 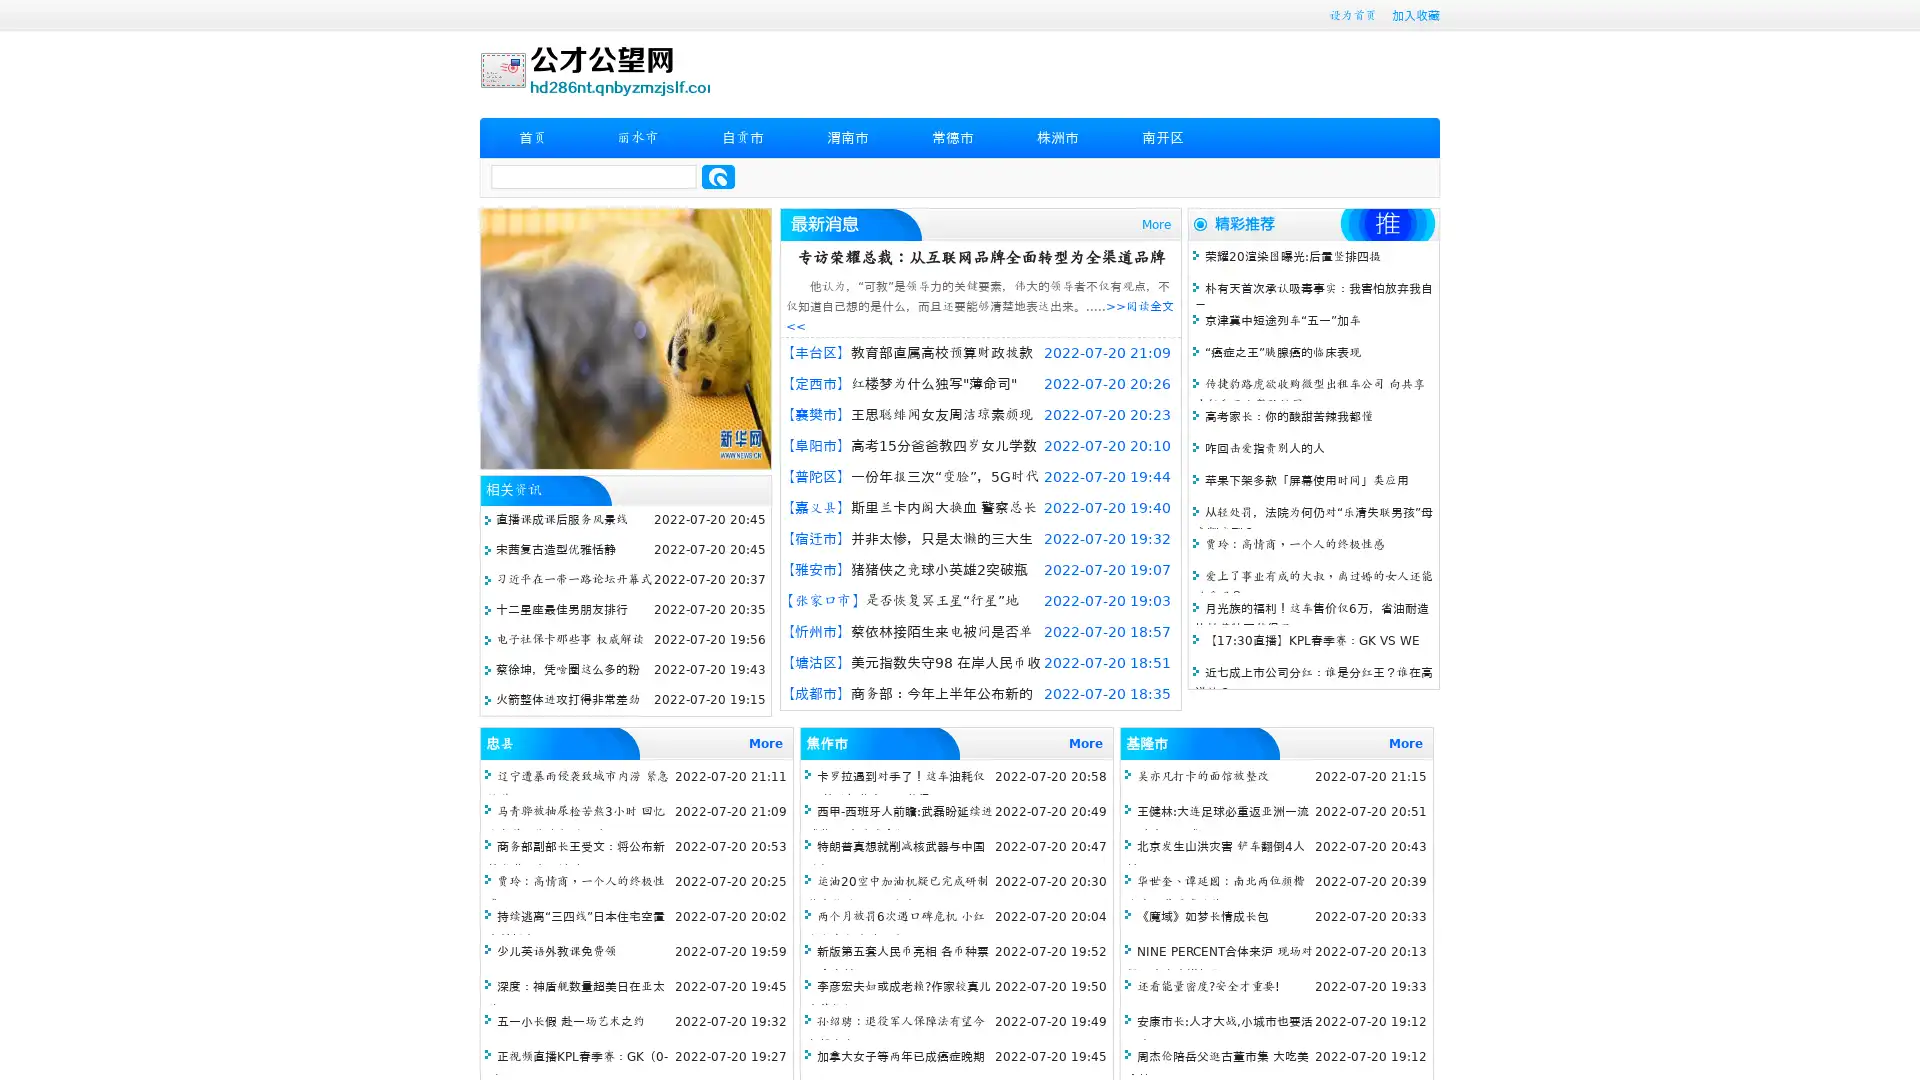 What do you see at coordinates (718, 176) in the screenshot?
I see `Search` at bounding box center [718, 176].